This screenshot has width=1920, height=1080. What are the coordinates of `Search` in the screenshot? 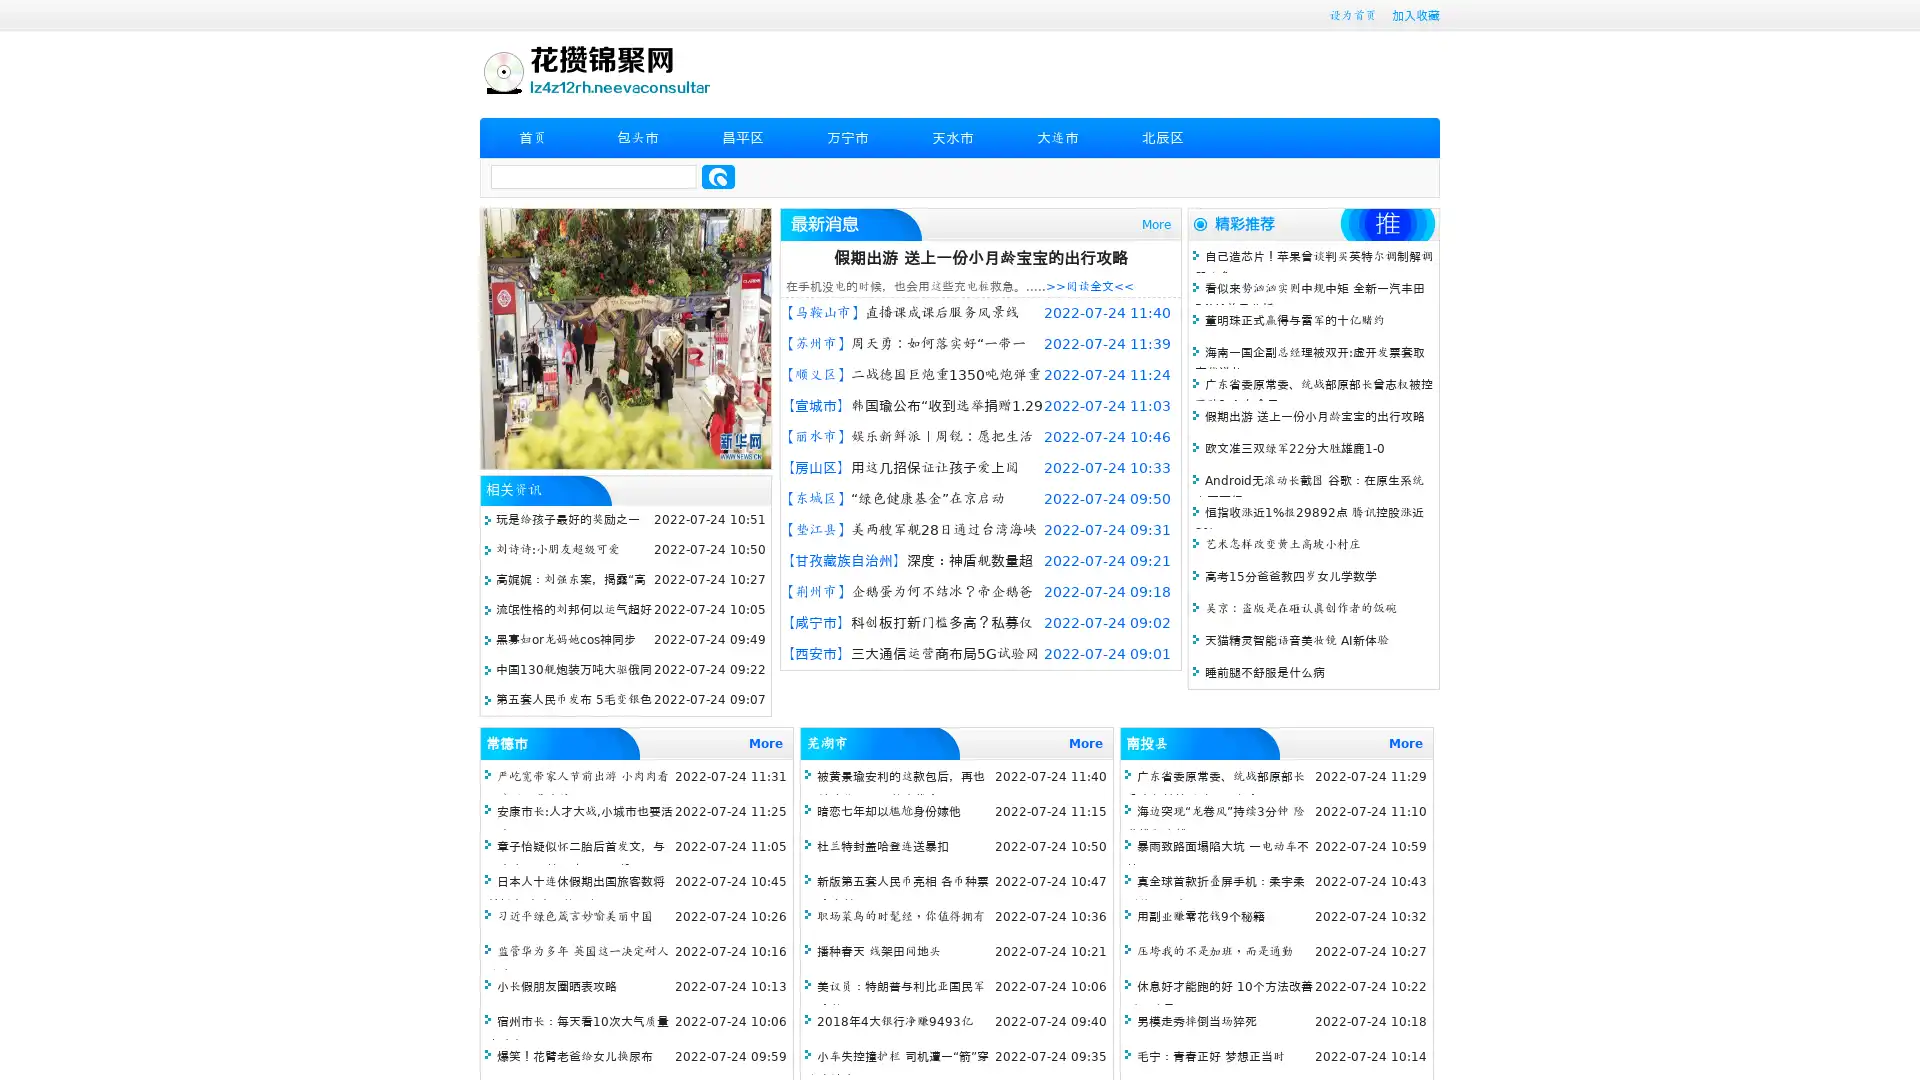 It's located at (718, 176).